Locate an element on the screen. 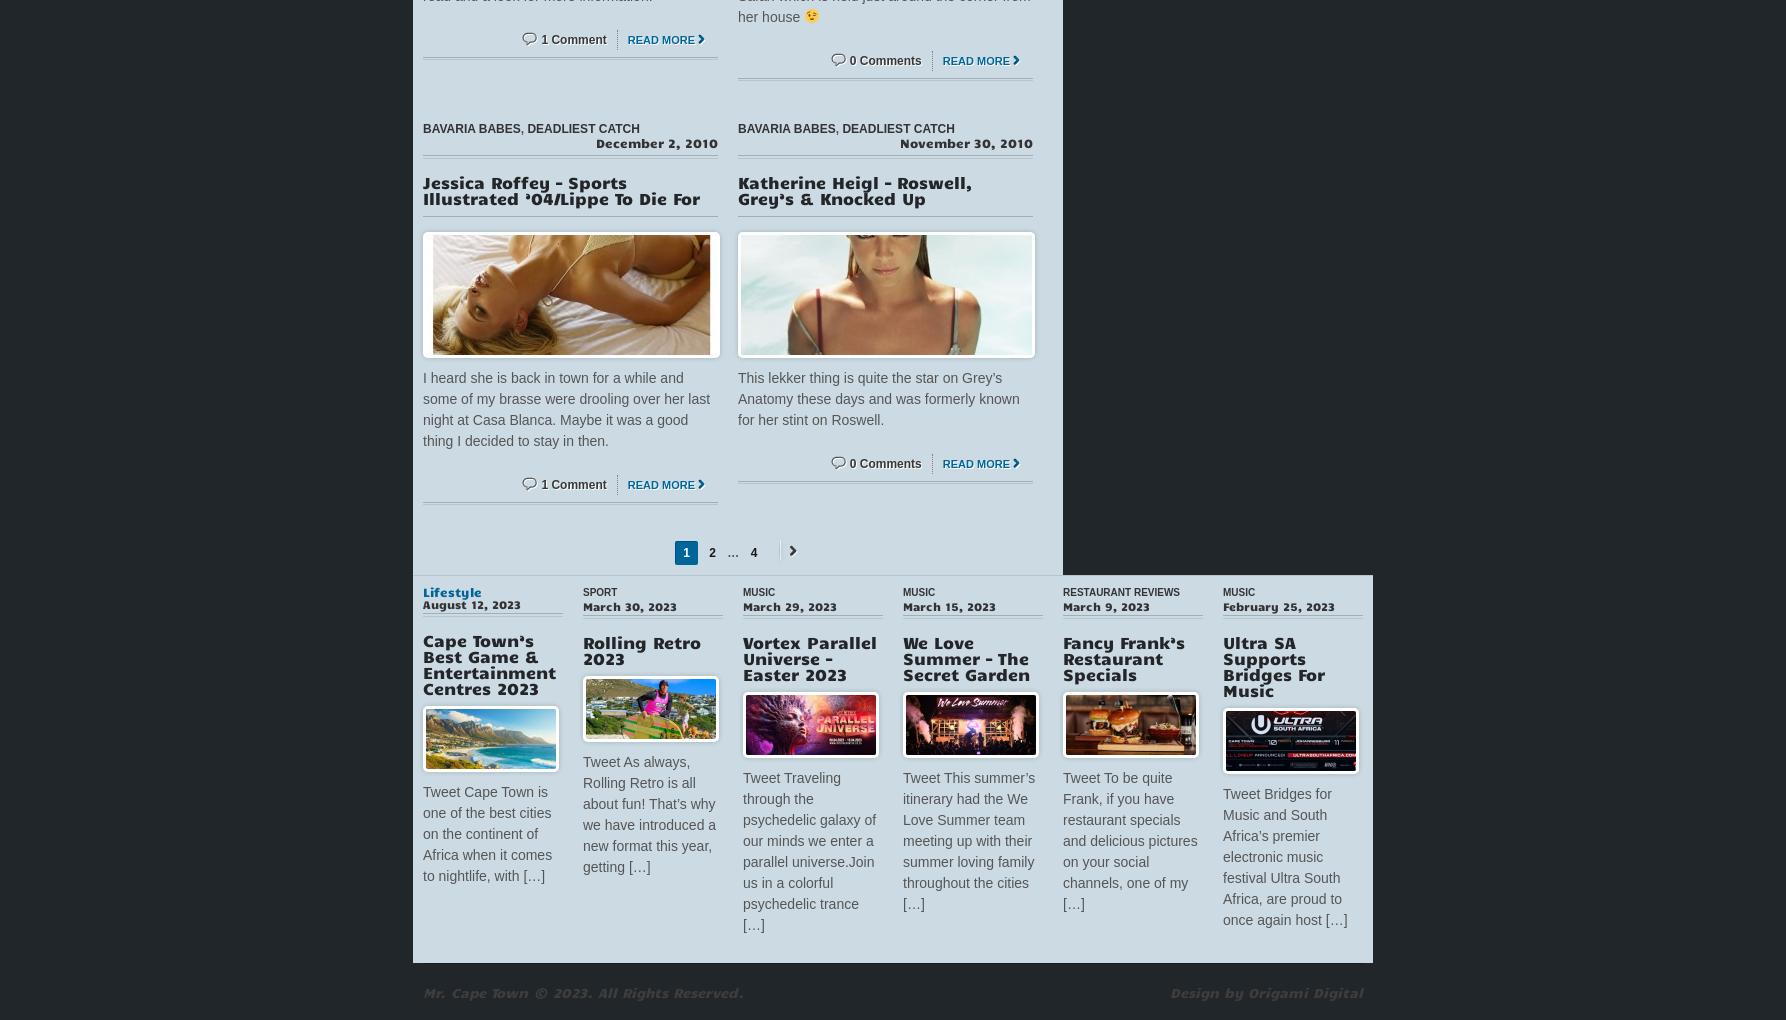 The image size is (1786, 1020). 'Mr. Cape Town © 2023. All Rights Reserved.' is located at coordinates (582, 992).